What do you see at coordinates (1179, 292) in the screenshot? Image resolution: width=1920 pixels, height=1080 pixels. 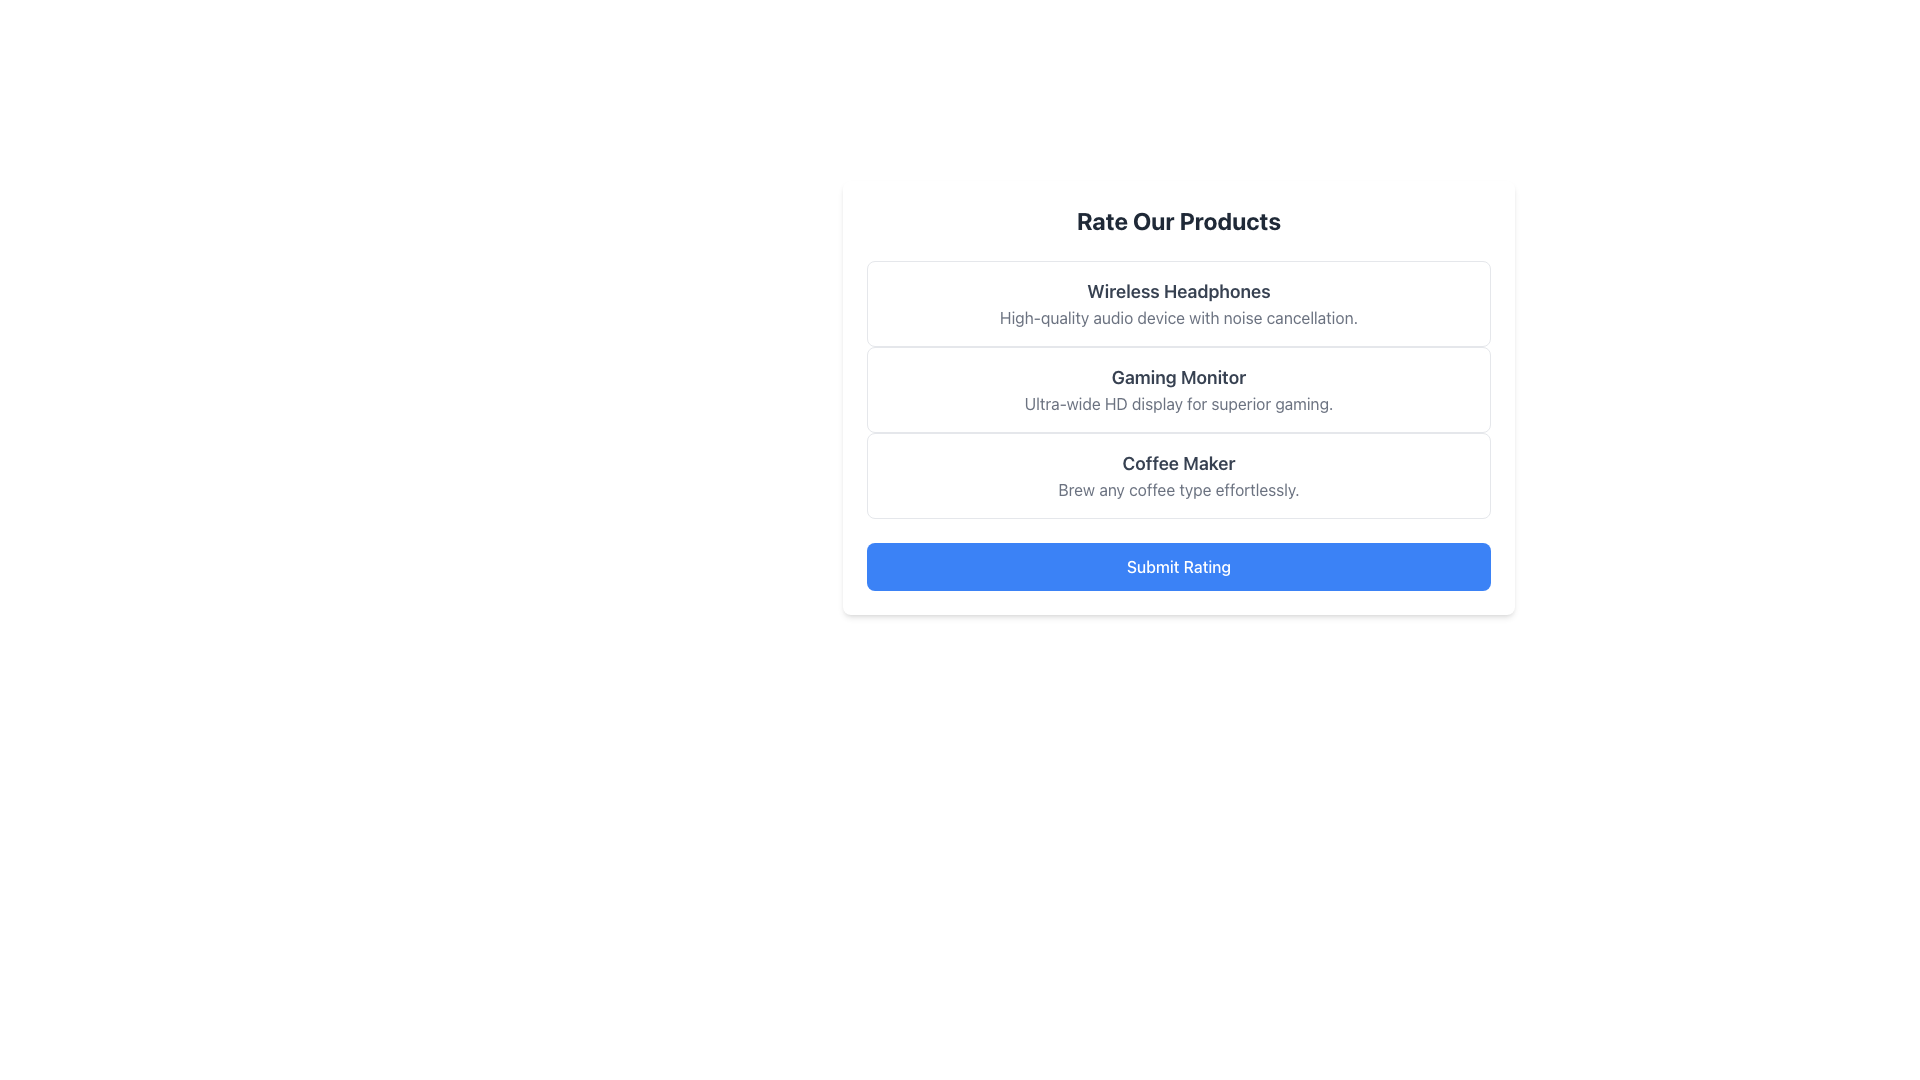 I see `the text label that reads 'Wireless Headphones', which is located at the top of its card-like structure in the central area of the layout under the 'Rate Our Products' header` at bounding box center [1179, 292].